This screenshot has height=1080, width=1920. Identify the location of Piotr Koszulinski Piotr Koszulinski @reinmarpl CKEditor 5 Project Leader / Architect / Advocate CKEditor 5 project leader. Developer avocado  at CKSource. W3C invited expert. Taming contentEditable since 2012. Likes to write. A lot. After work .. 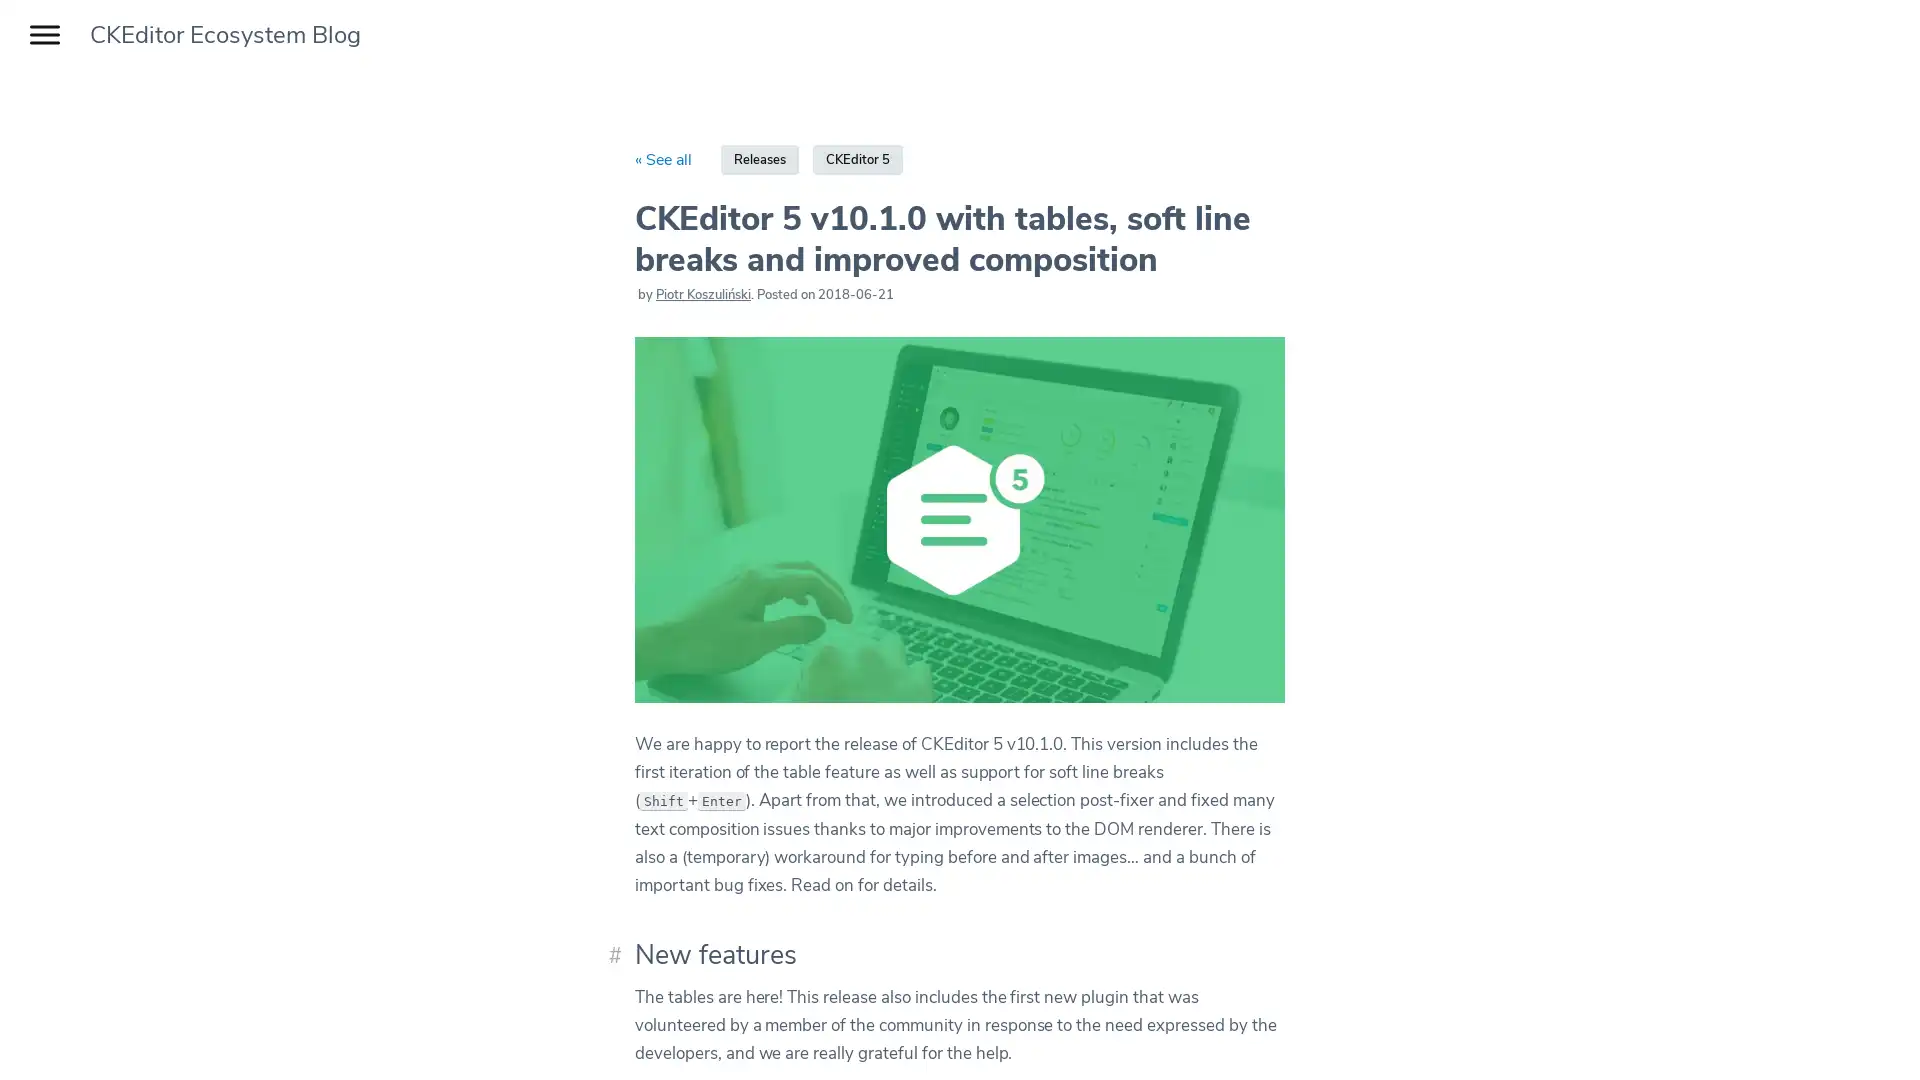
(703, 294).